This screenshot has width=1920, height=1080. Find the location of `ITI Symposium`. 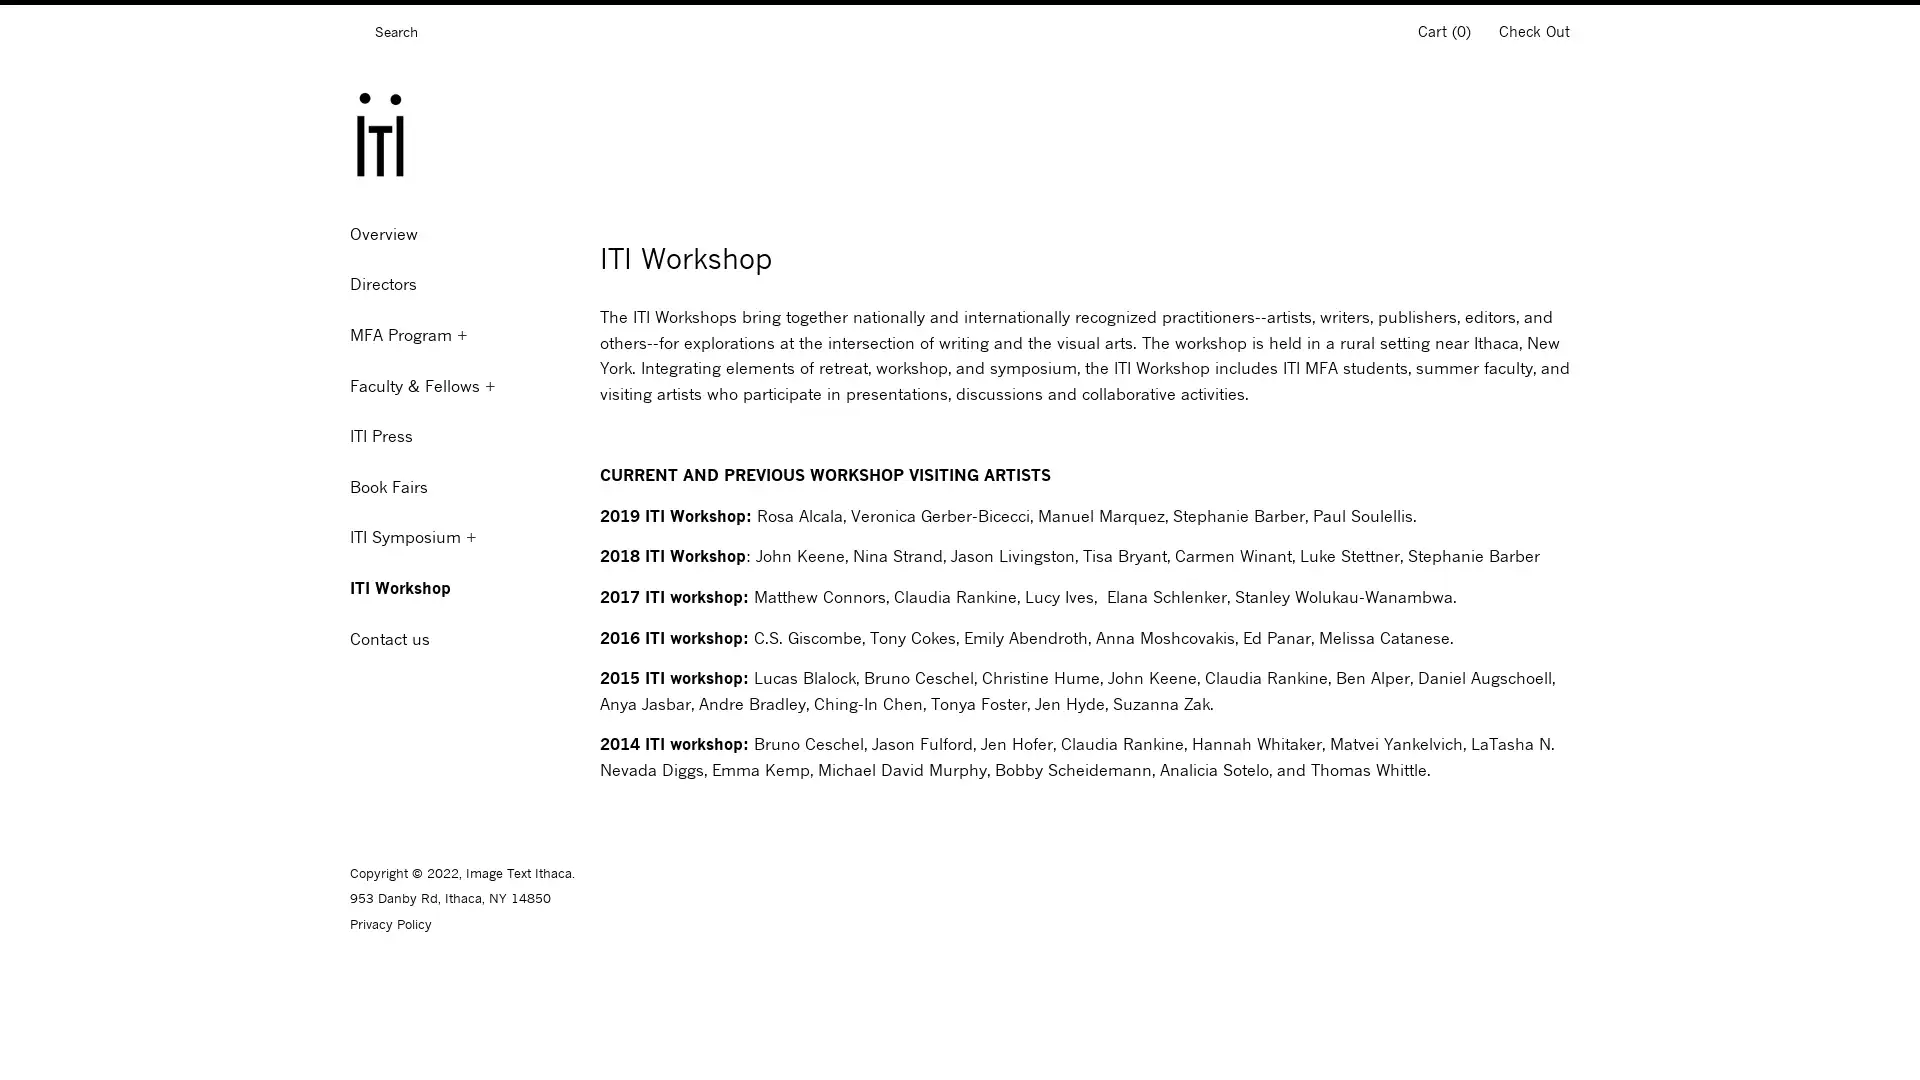

ITI Symposium is located at coordinates (459, 536).